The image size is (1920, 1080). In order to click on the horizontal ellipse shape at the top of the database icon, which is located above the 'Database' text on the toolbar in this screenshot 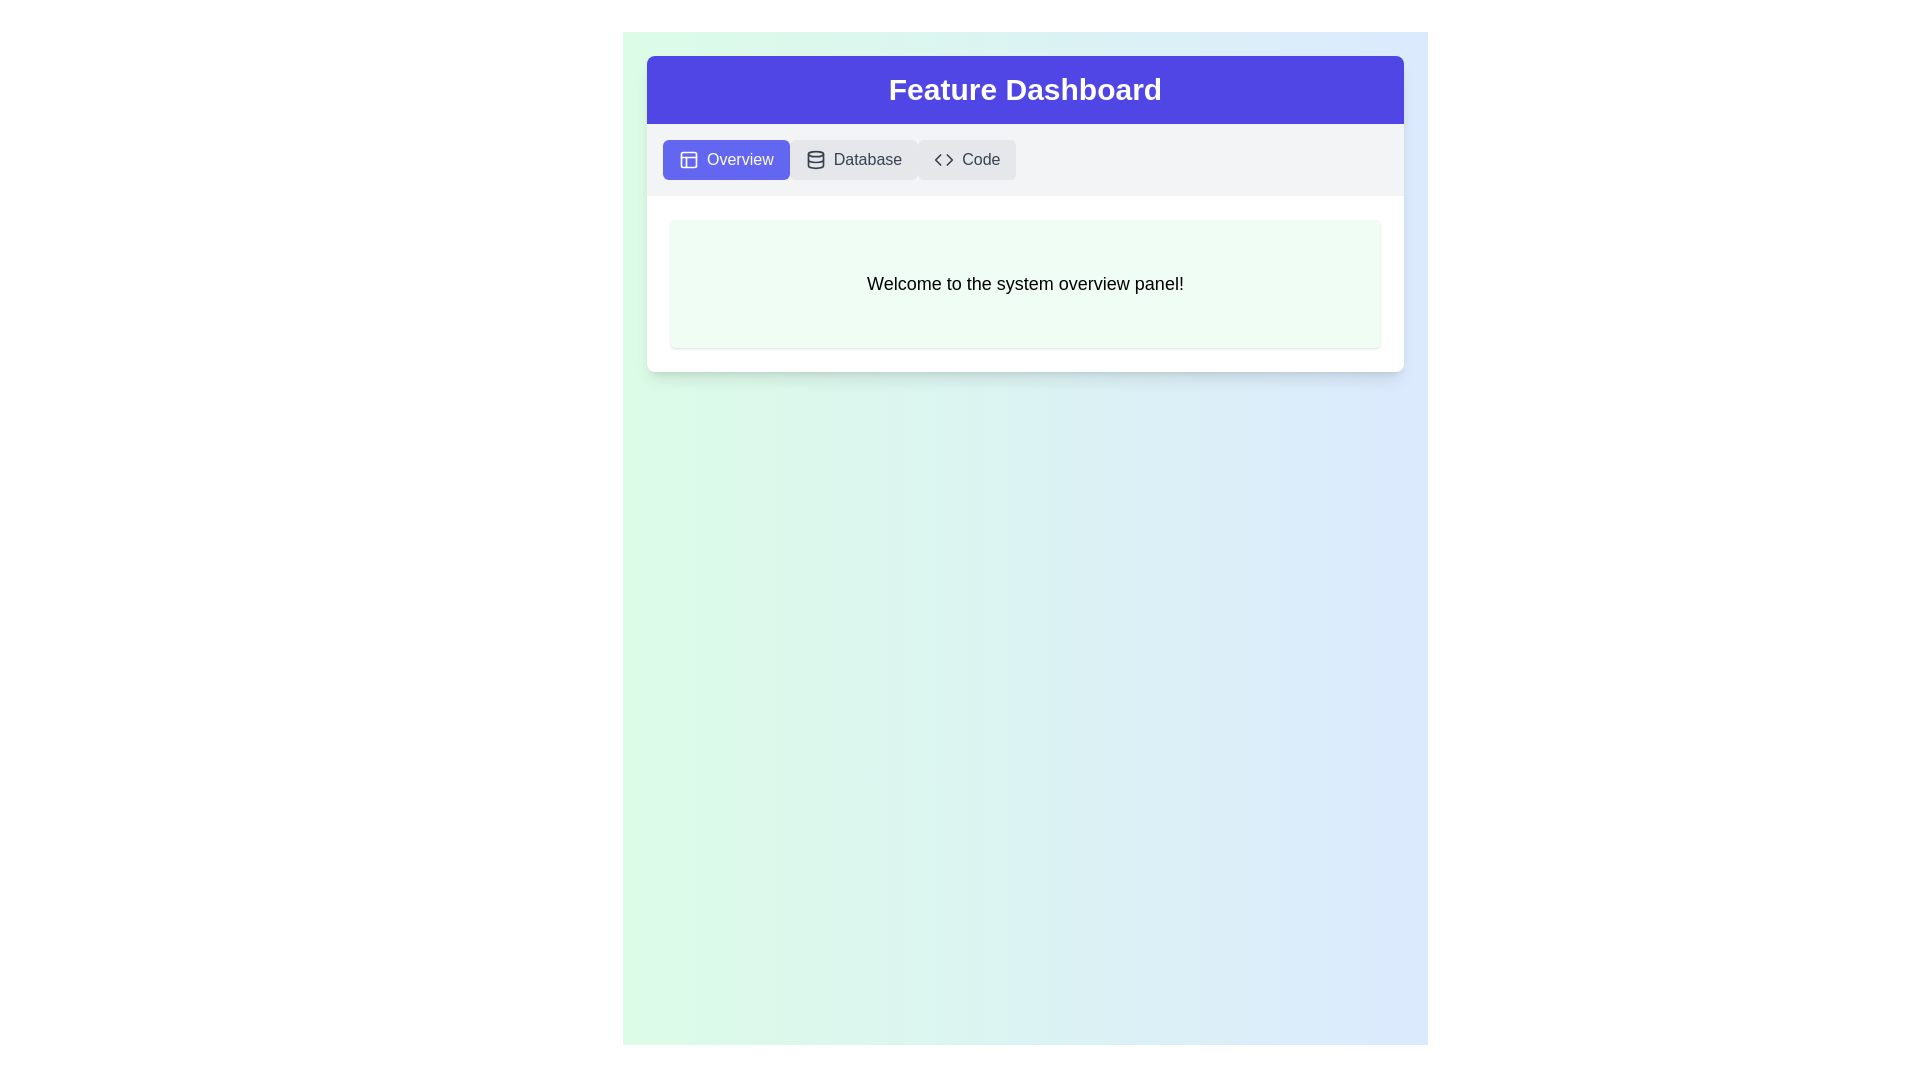, I will do `click(815, 153)`.